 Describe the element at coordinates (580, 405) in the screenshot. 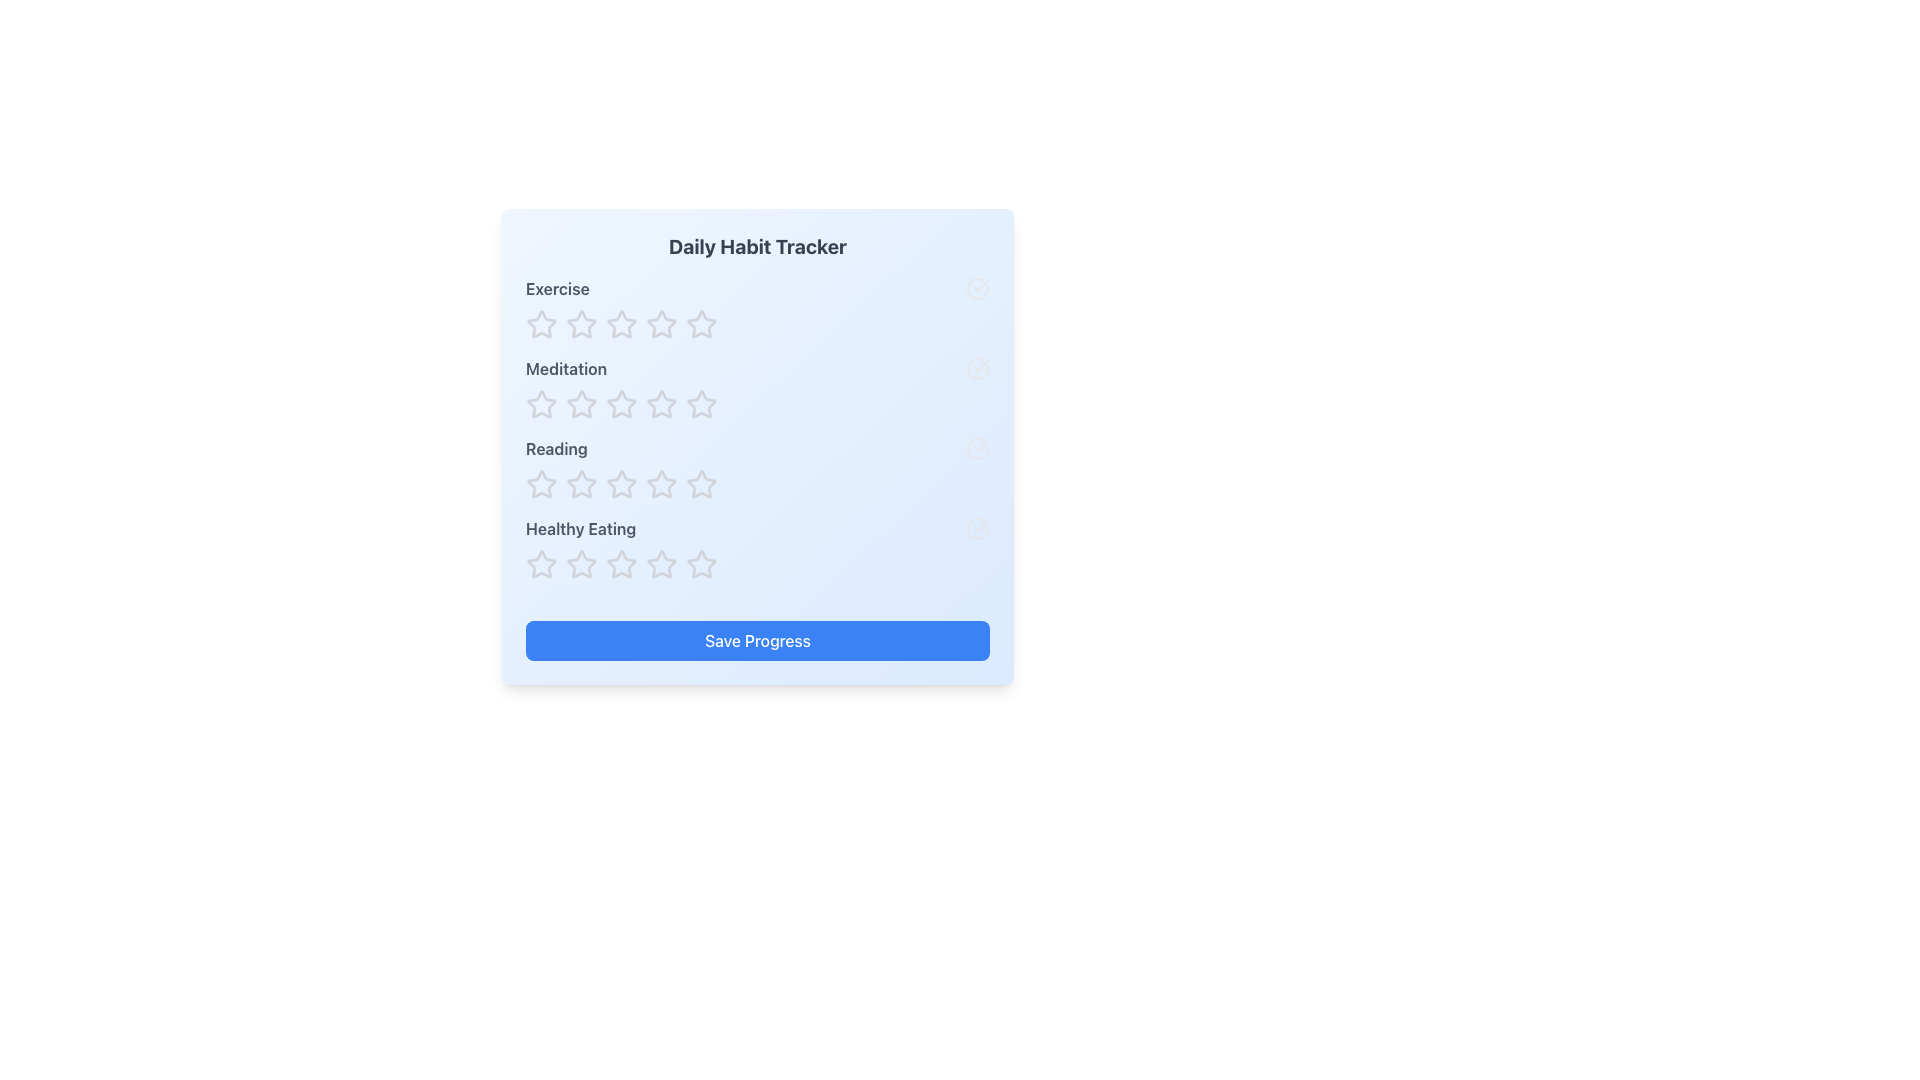

I see `the star icon button, which is the third in the row of five for rating in the 'Meditation' category` at that location.